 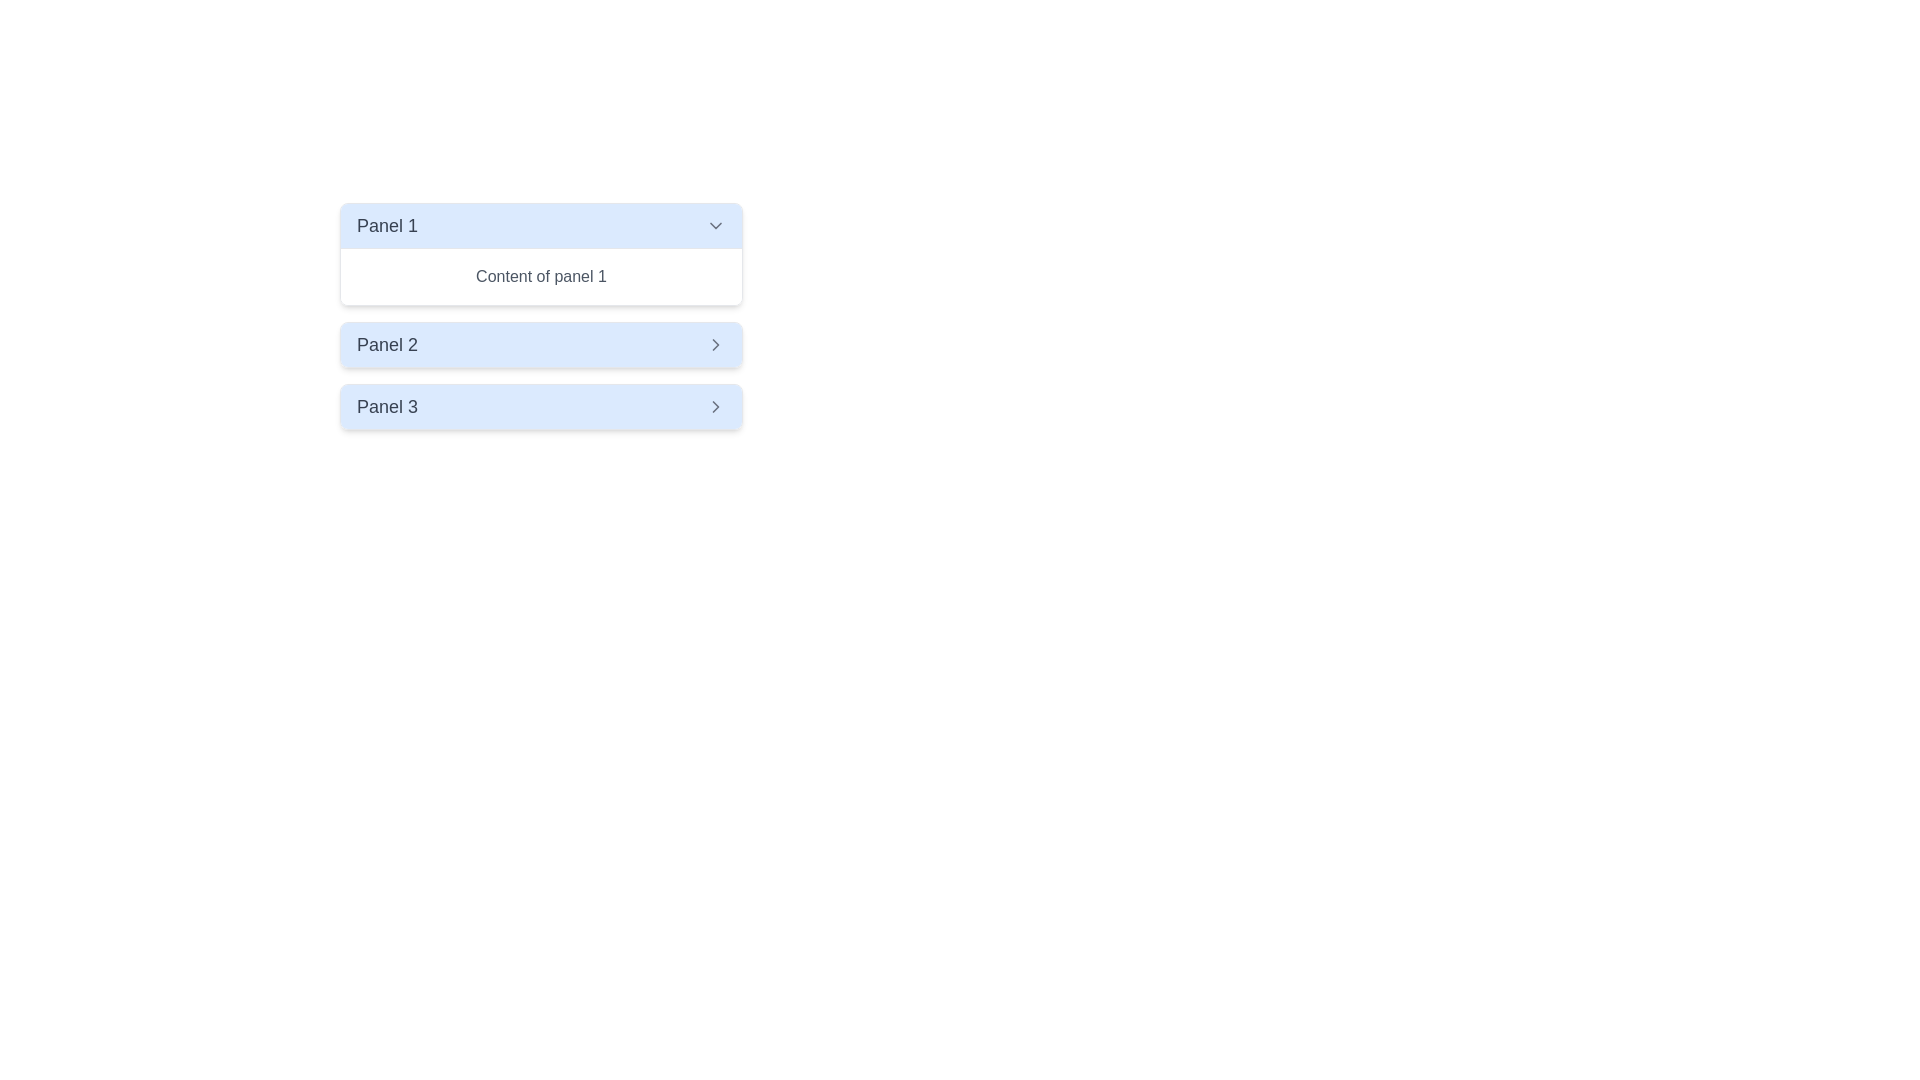 What do you see at coordinates (715, 225) in the screenshot?
I see `the toggle indicator icon located at the top-right corner of 'Panel 1'` at bounding box center [715, 225].